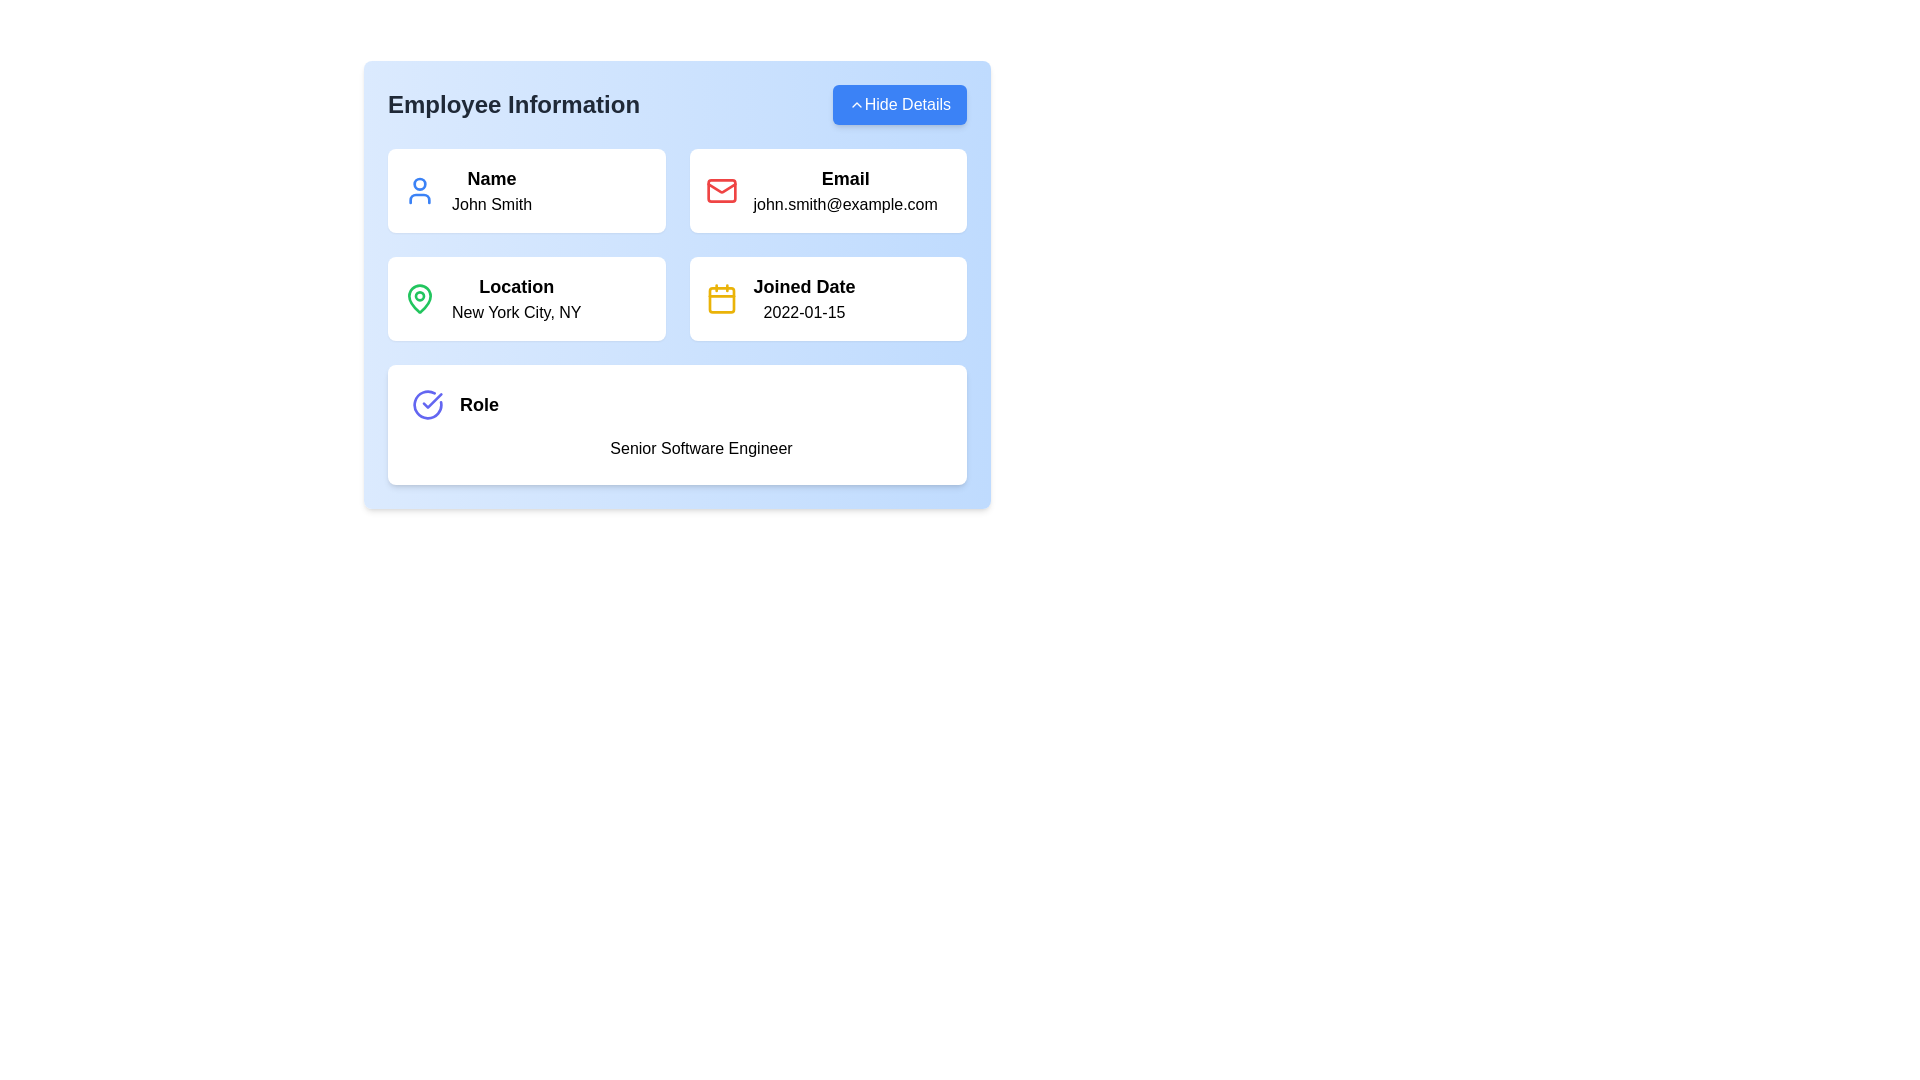 The height and width of the screenshot is (1080, 1920). Describe the element at coordinates (804, 286) in the screenshot. I see `the 'Joined Date' text label, which is styled in bold and large font, located in the right column of the employee detail box in the third row` at that location.